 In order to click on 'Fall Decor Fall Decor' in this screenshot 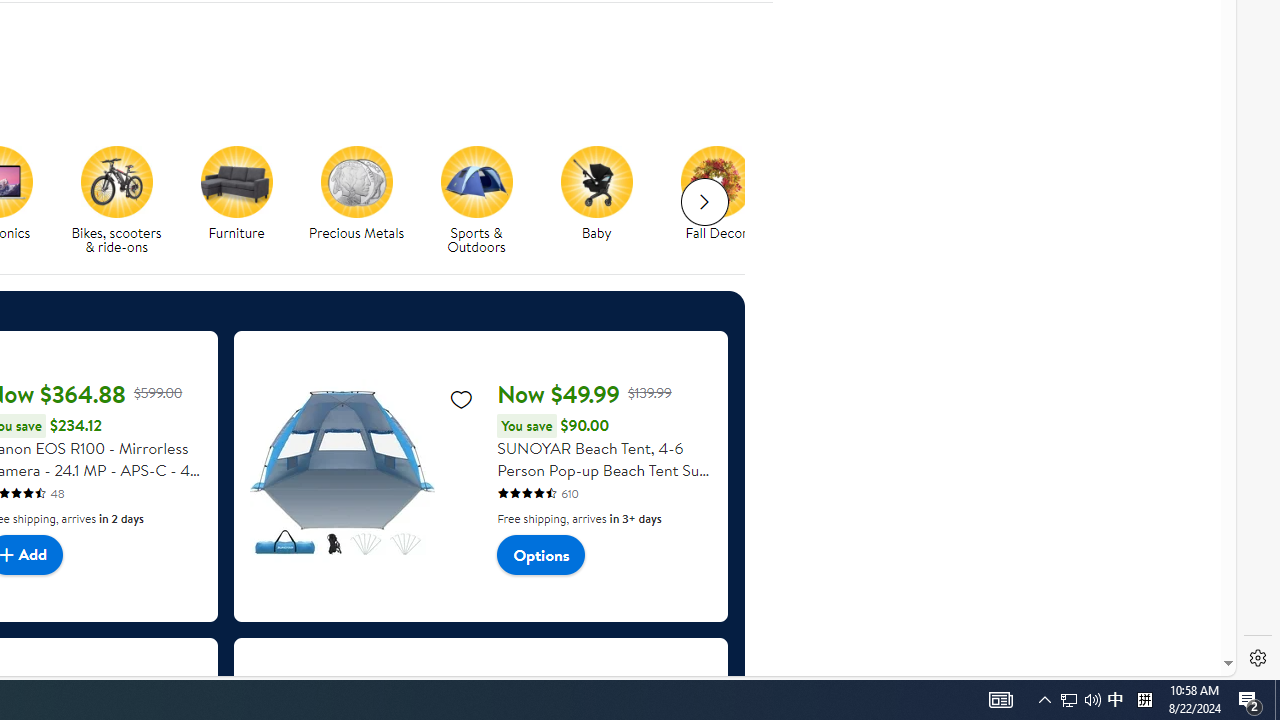, I will do `click(716, 194)`.